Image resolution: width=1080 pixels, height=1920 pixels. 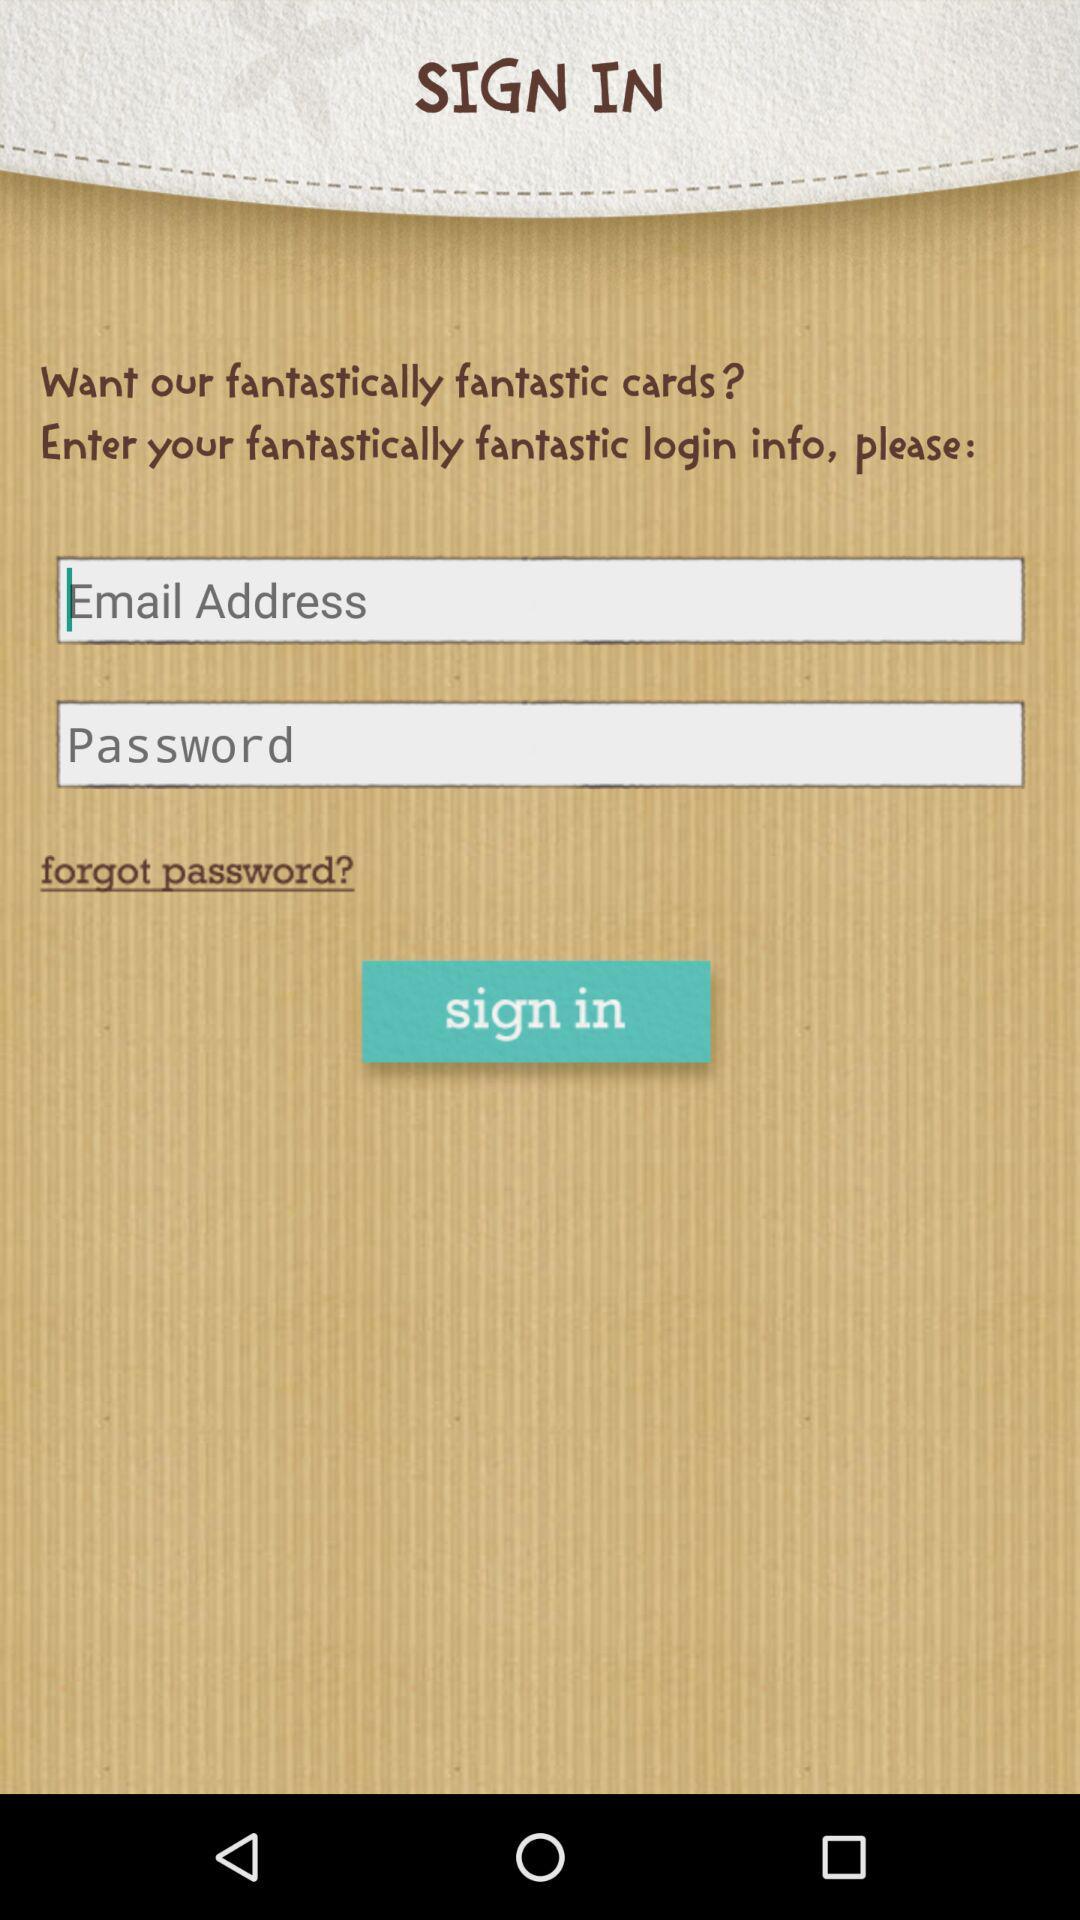 What do you see at coordinates (197, 874) in the screenshot?
I see `retrieve password` at bounding box center [197, 874].